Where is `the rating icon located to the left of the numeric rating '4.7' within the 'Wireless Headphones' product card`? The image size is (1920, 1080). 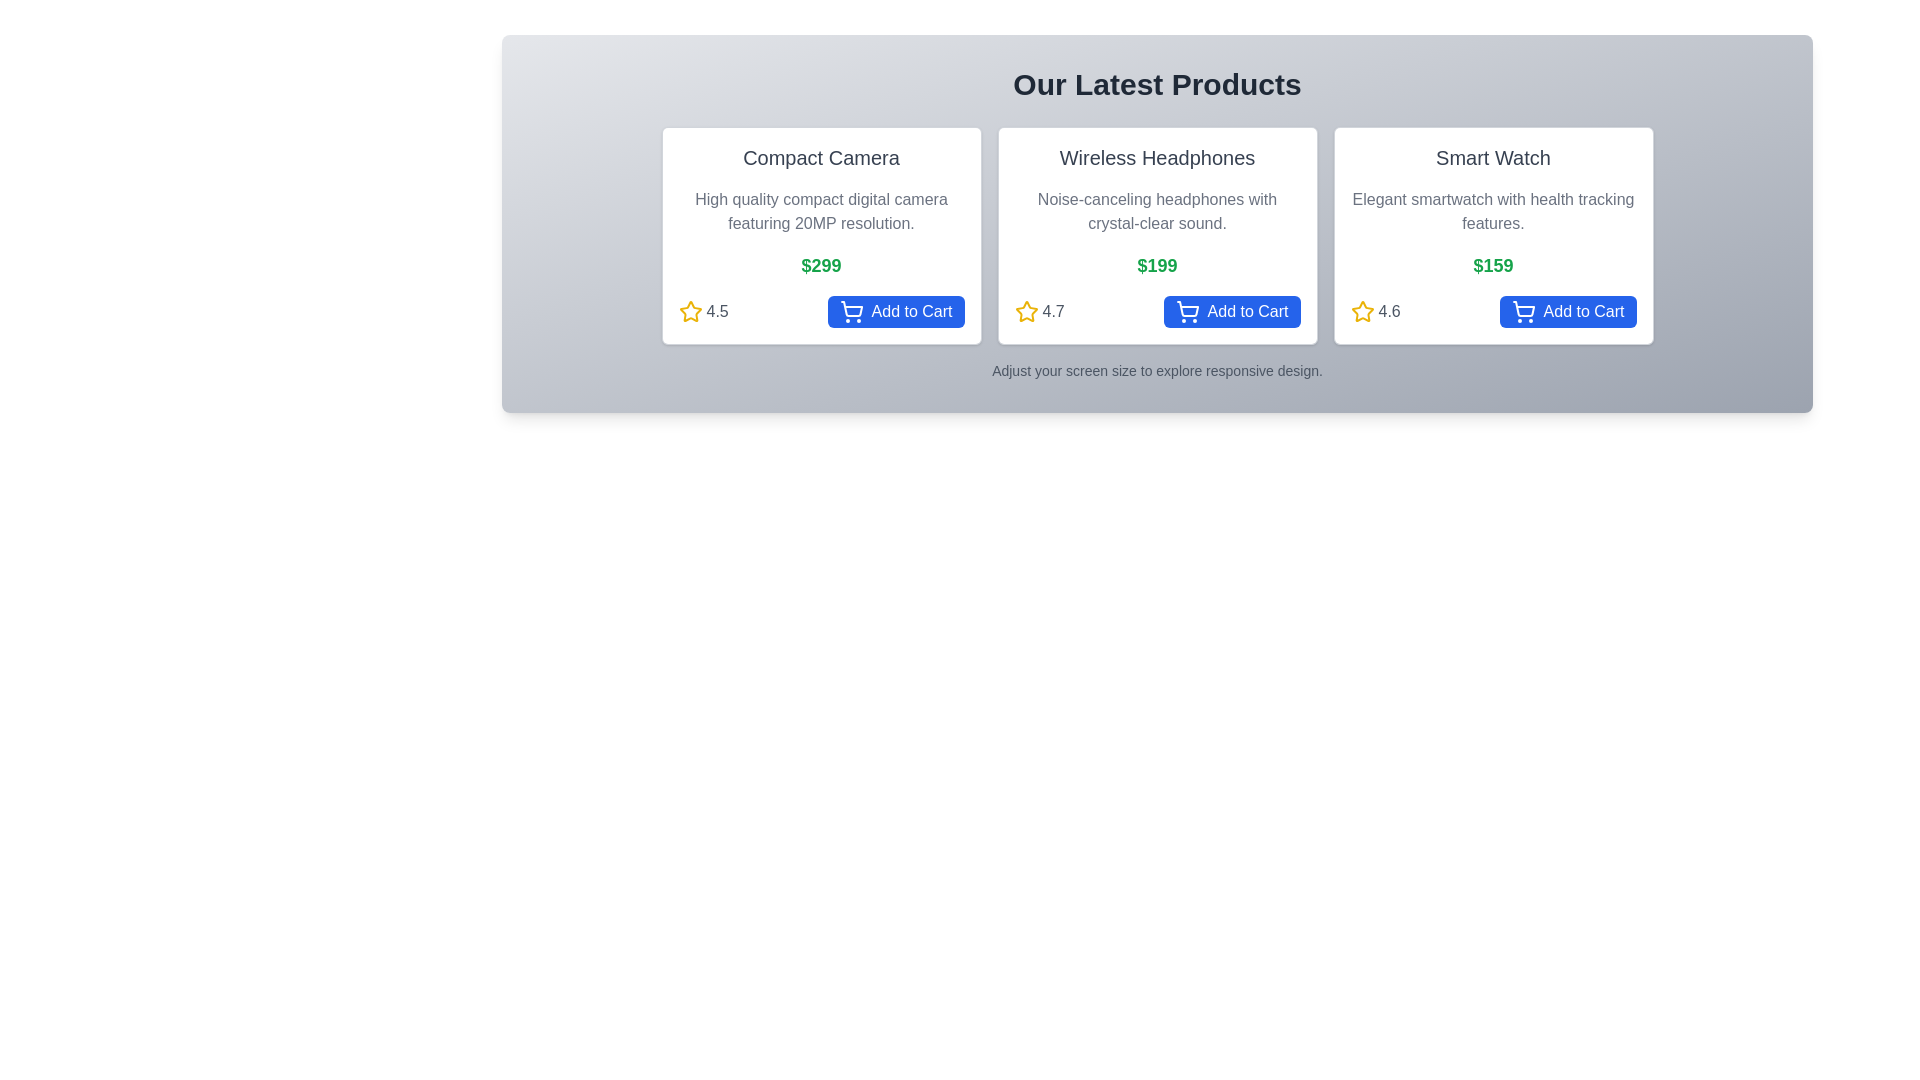 the rating icon located to the left of the numeric rating '4.7' within the 'Wireless Headphones' product card is located at coordinates (1026, 312).